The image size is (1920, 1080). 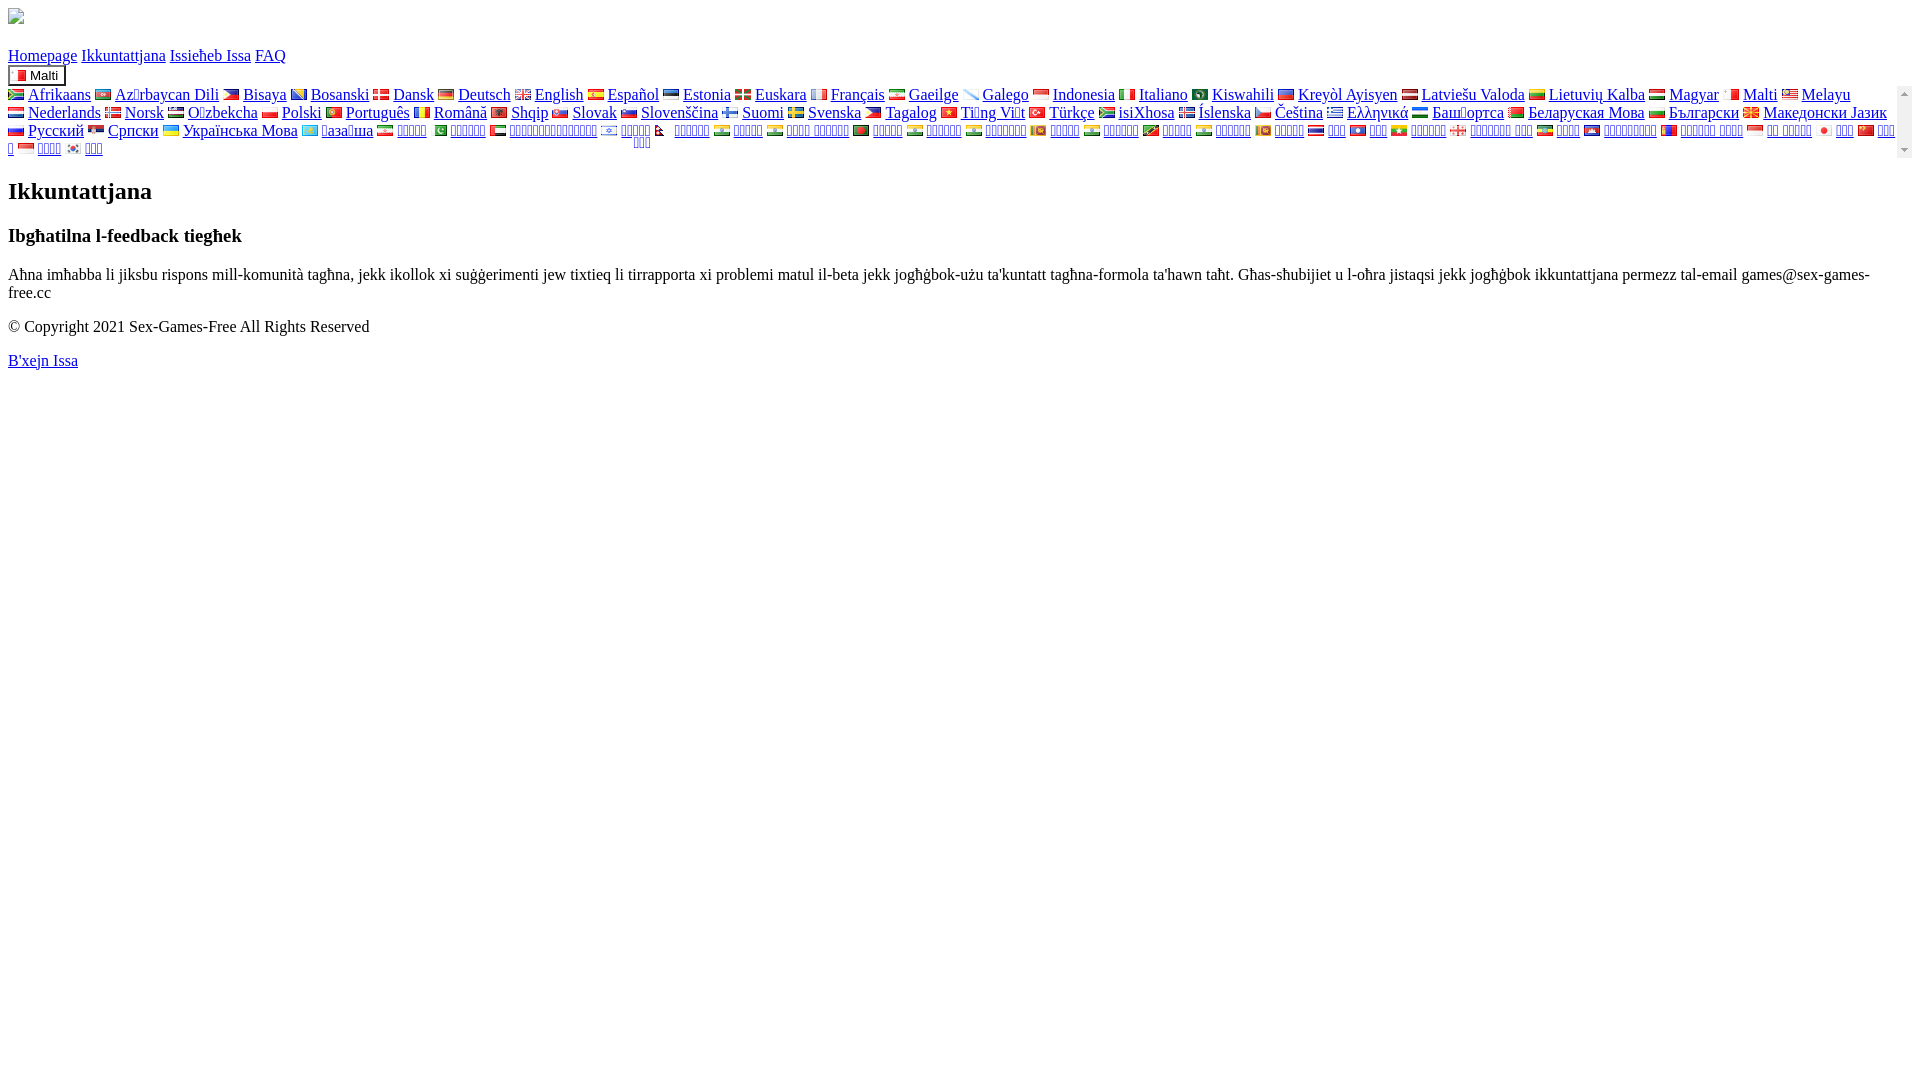 I want to click on 'Nederlands', so click(x=54, y=112).